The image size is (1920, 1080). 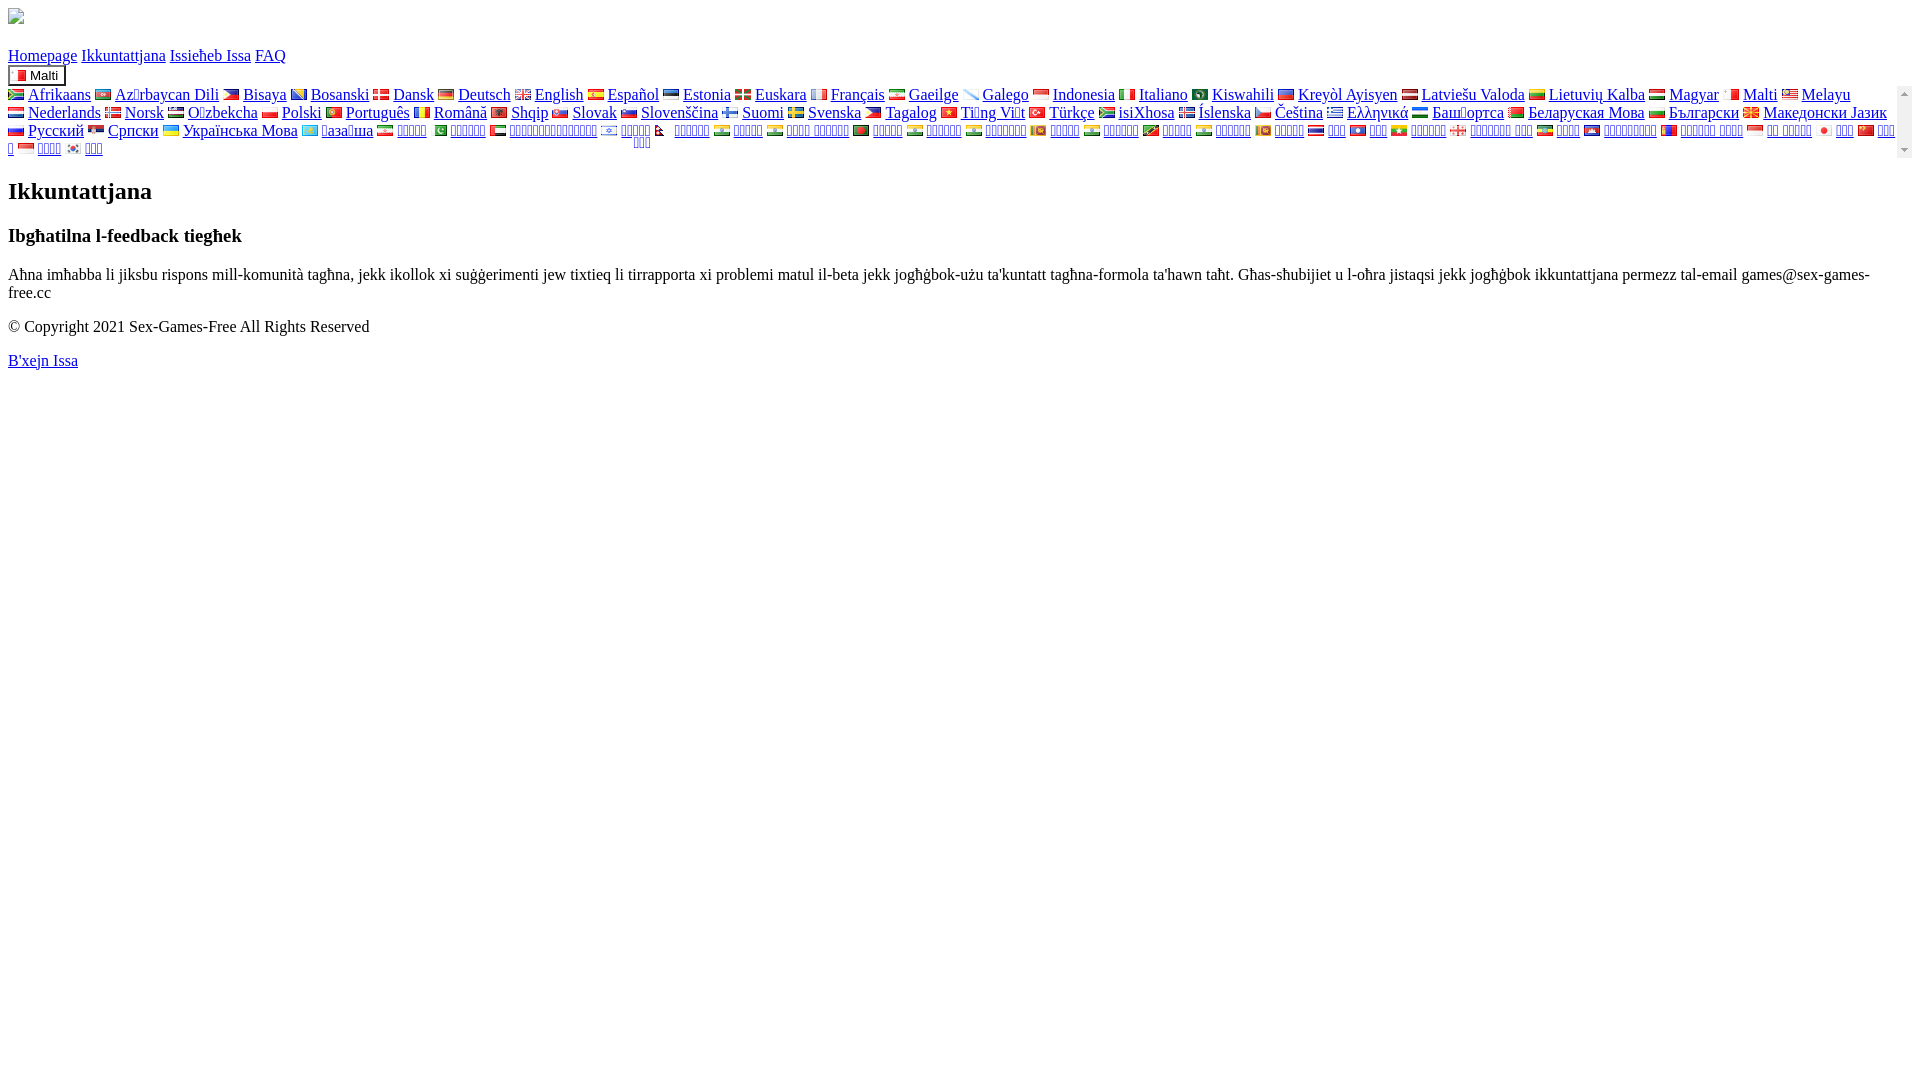 I want to click on 'Nederlands', so click(x=54, y=112).